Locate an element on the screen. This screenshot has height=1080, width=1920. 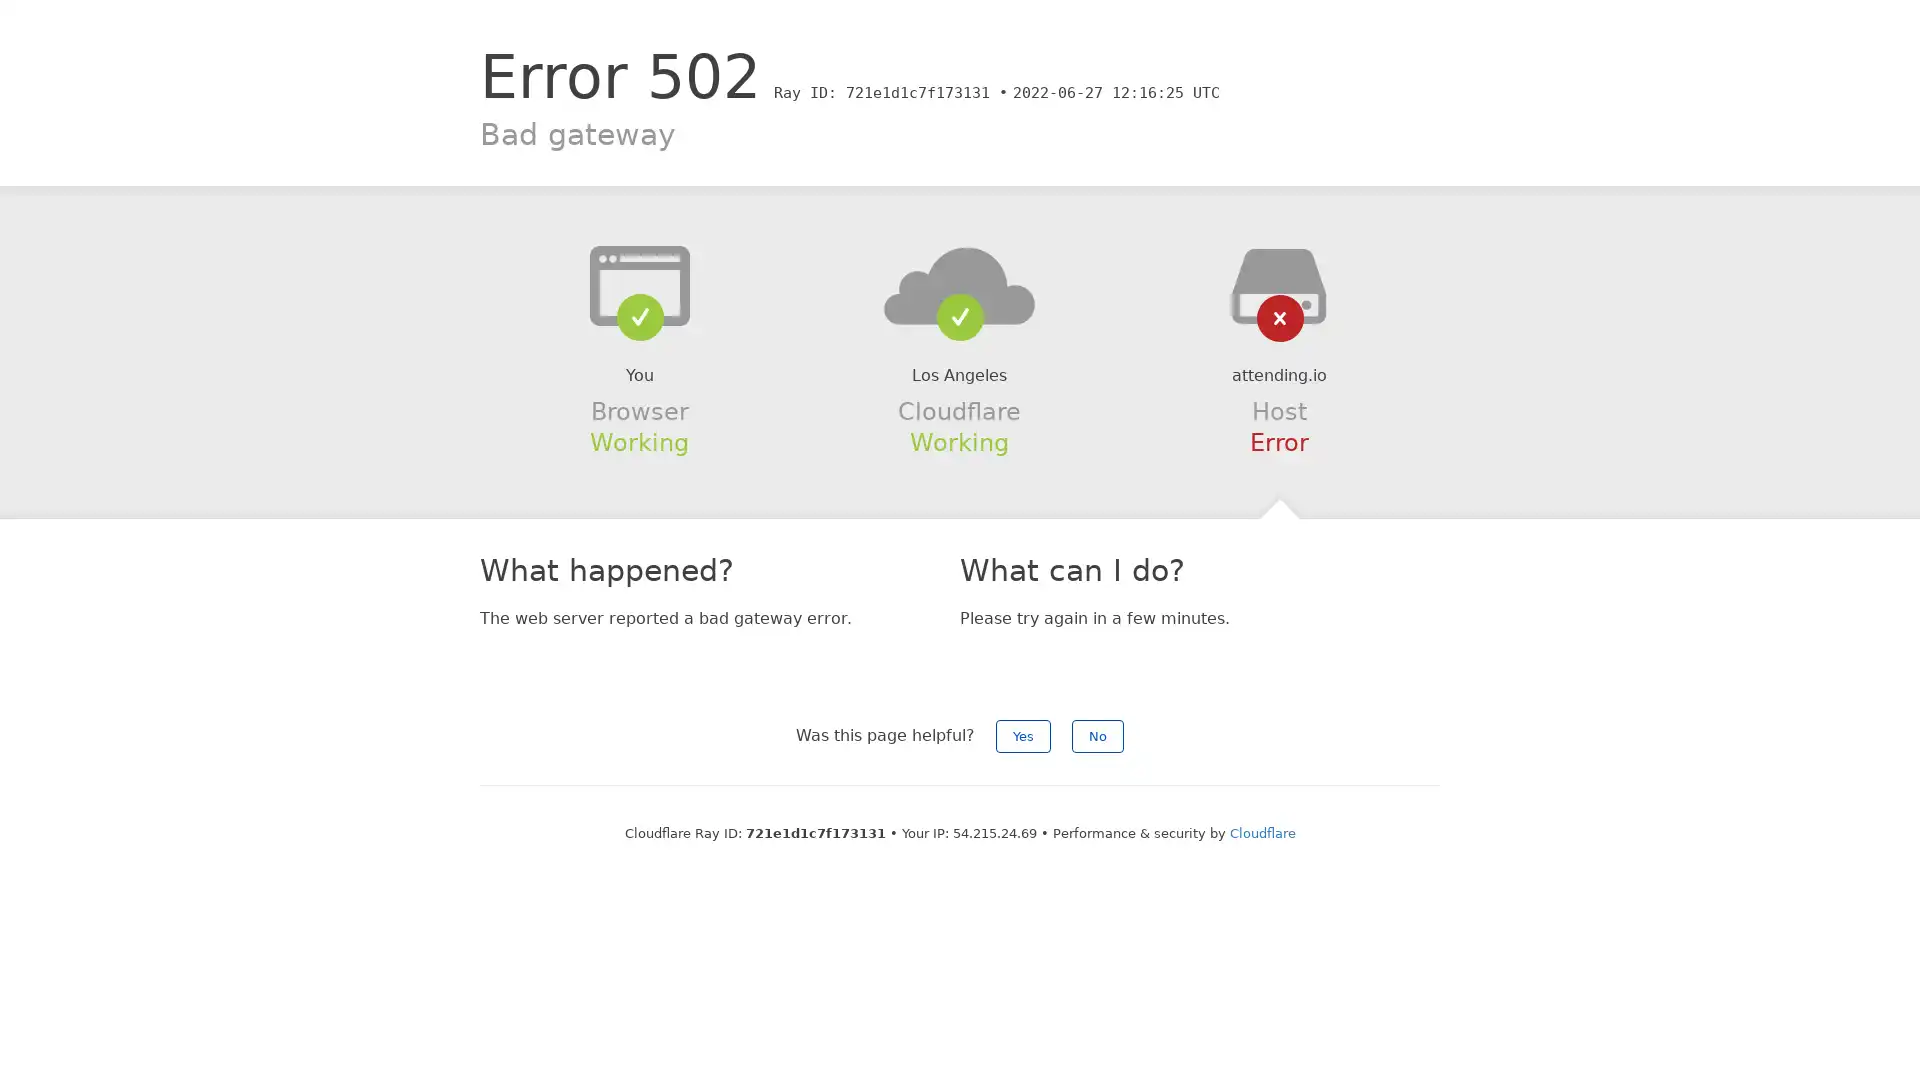
Yes is located at coordinates (1023, 736).